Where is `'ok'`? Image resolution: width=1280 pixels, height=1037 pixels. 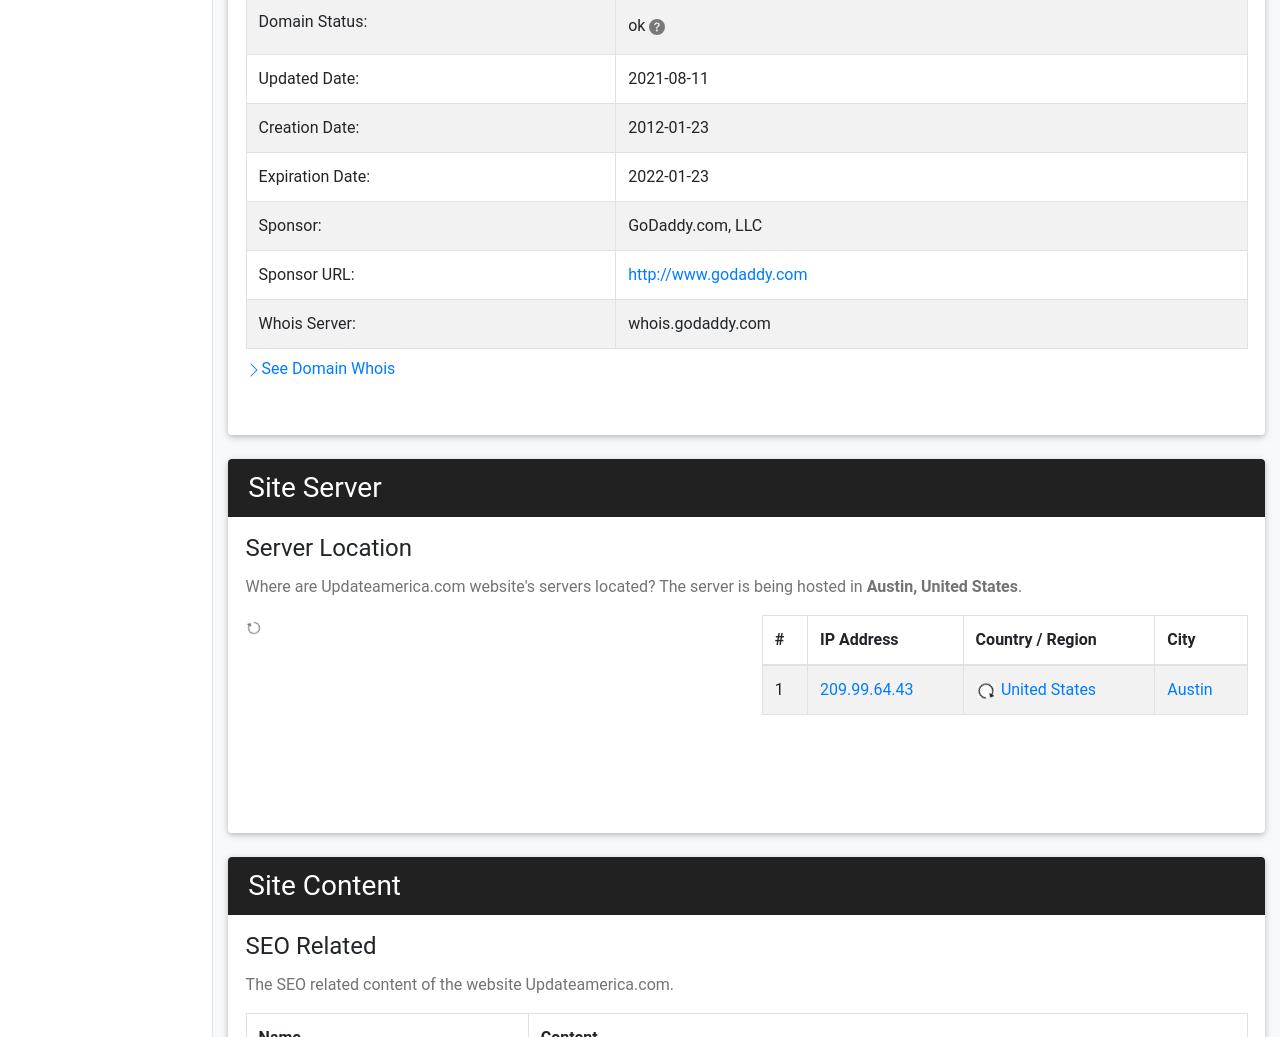 'ok' is located at coordinates (626, 24).